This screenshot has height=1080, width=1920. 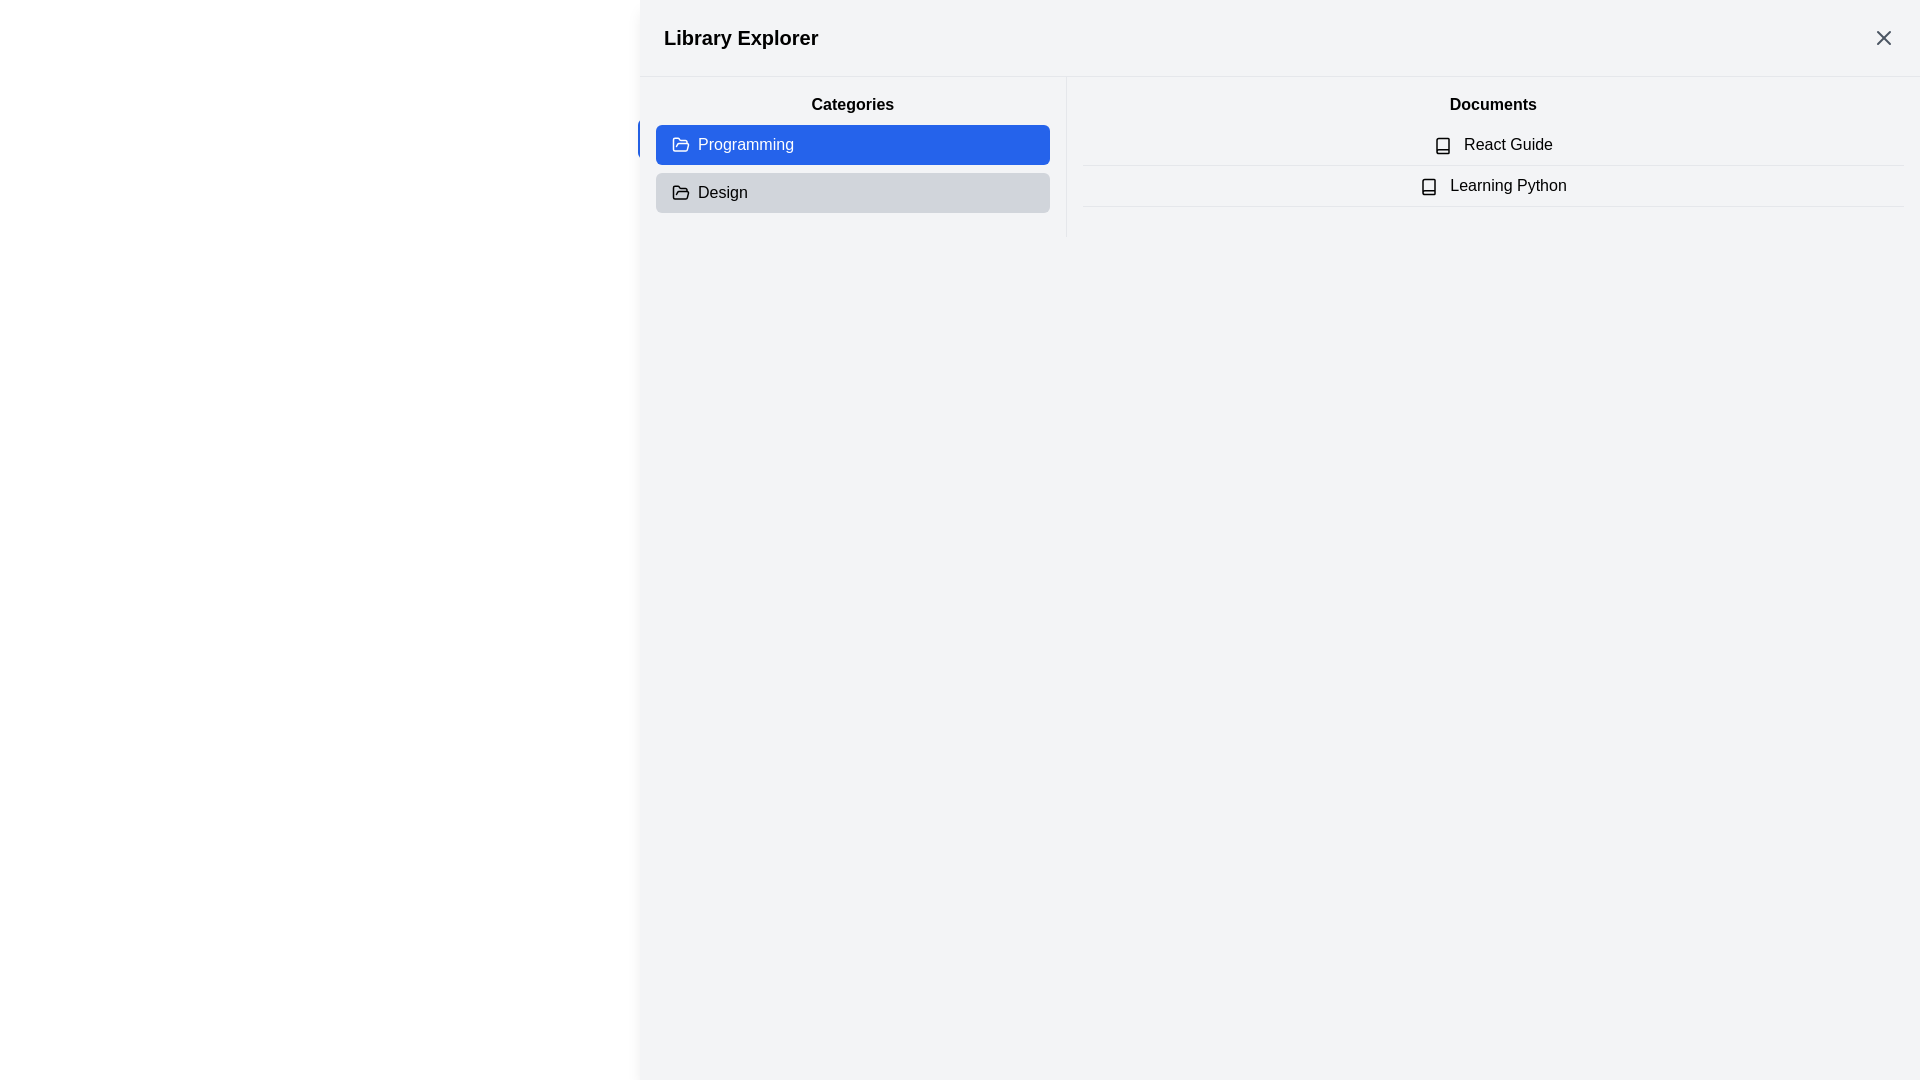 What do you see at coordinates (1492, 164) in the screenshot?
I see `the second list item labeled 'Learning Python'` at bounding box center [1492, 164].